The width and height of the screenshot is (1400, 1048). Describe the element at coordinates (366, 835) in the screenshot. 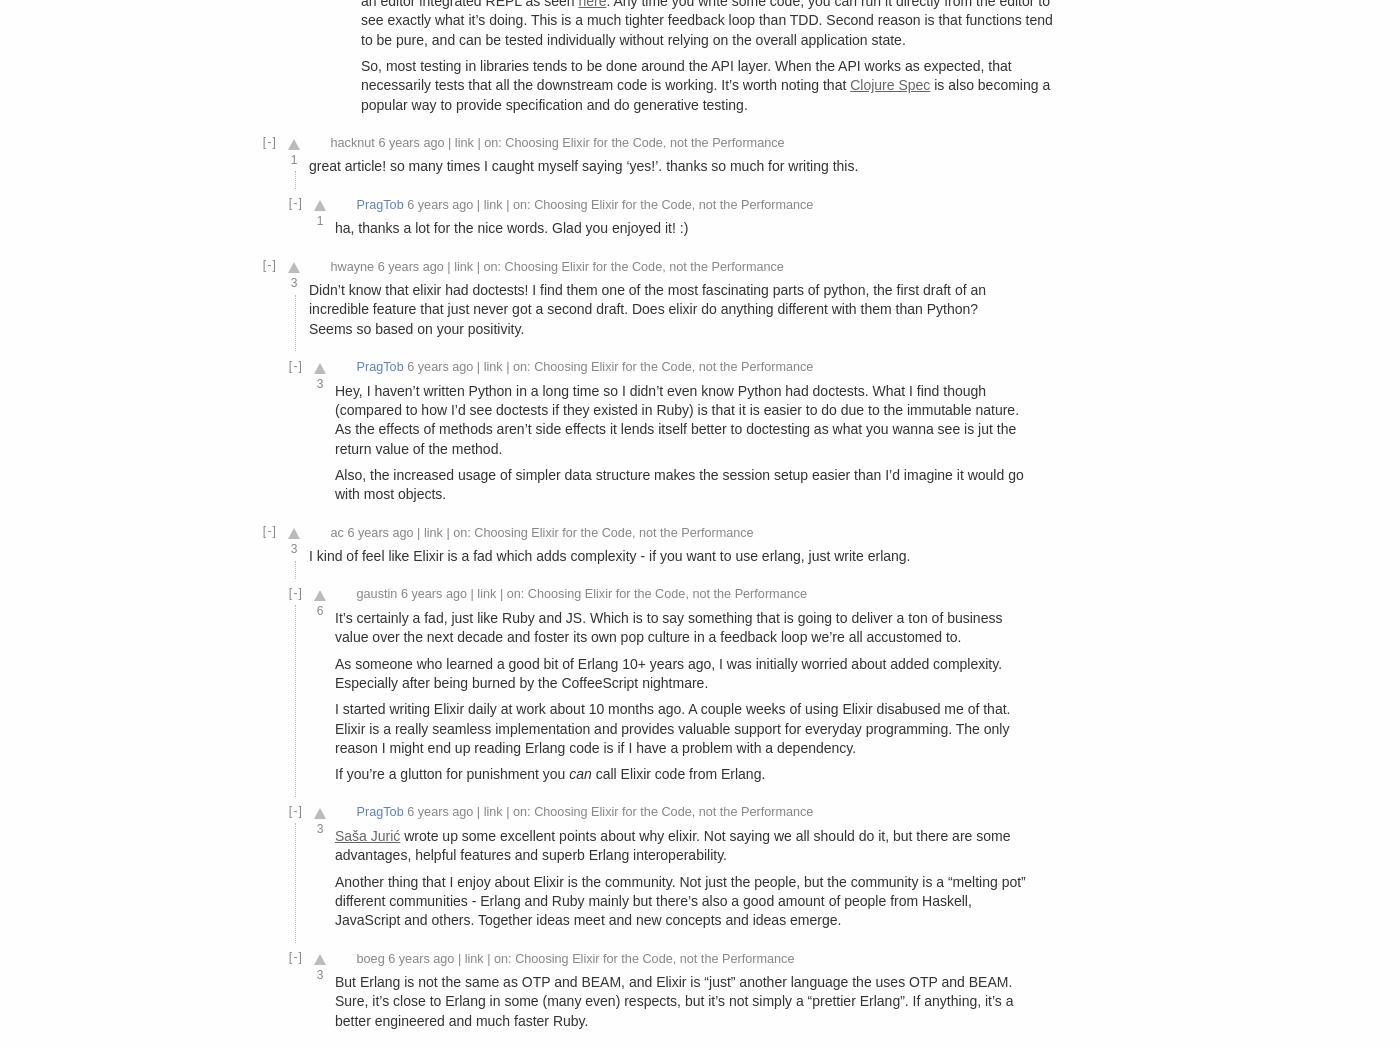

I see `'Saša Jurić'` at that location.